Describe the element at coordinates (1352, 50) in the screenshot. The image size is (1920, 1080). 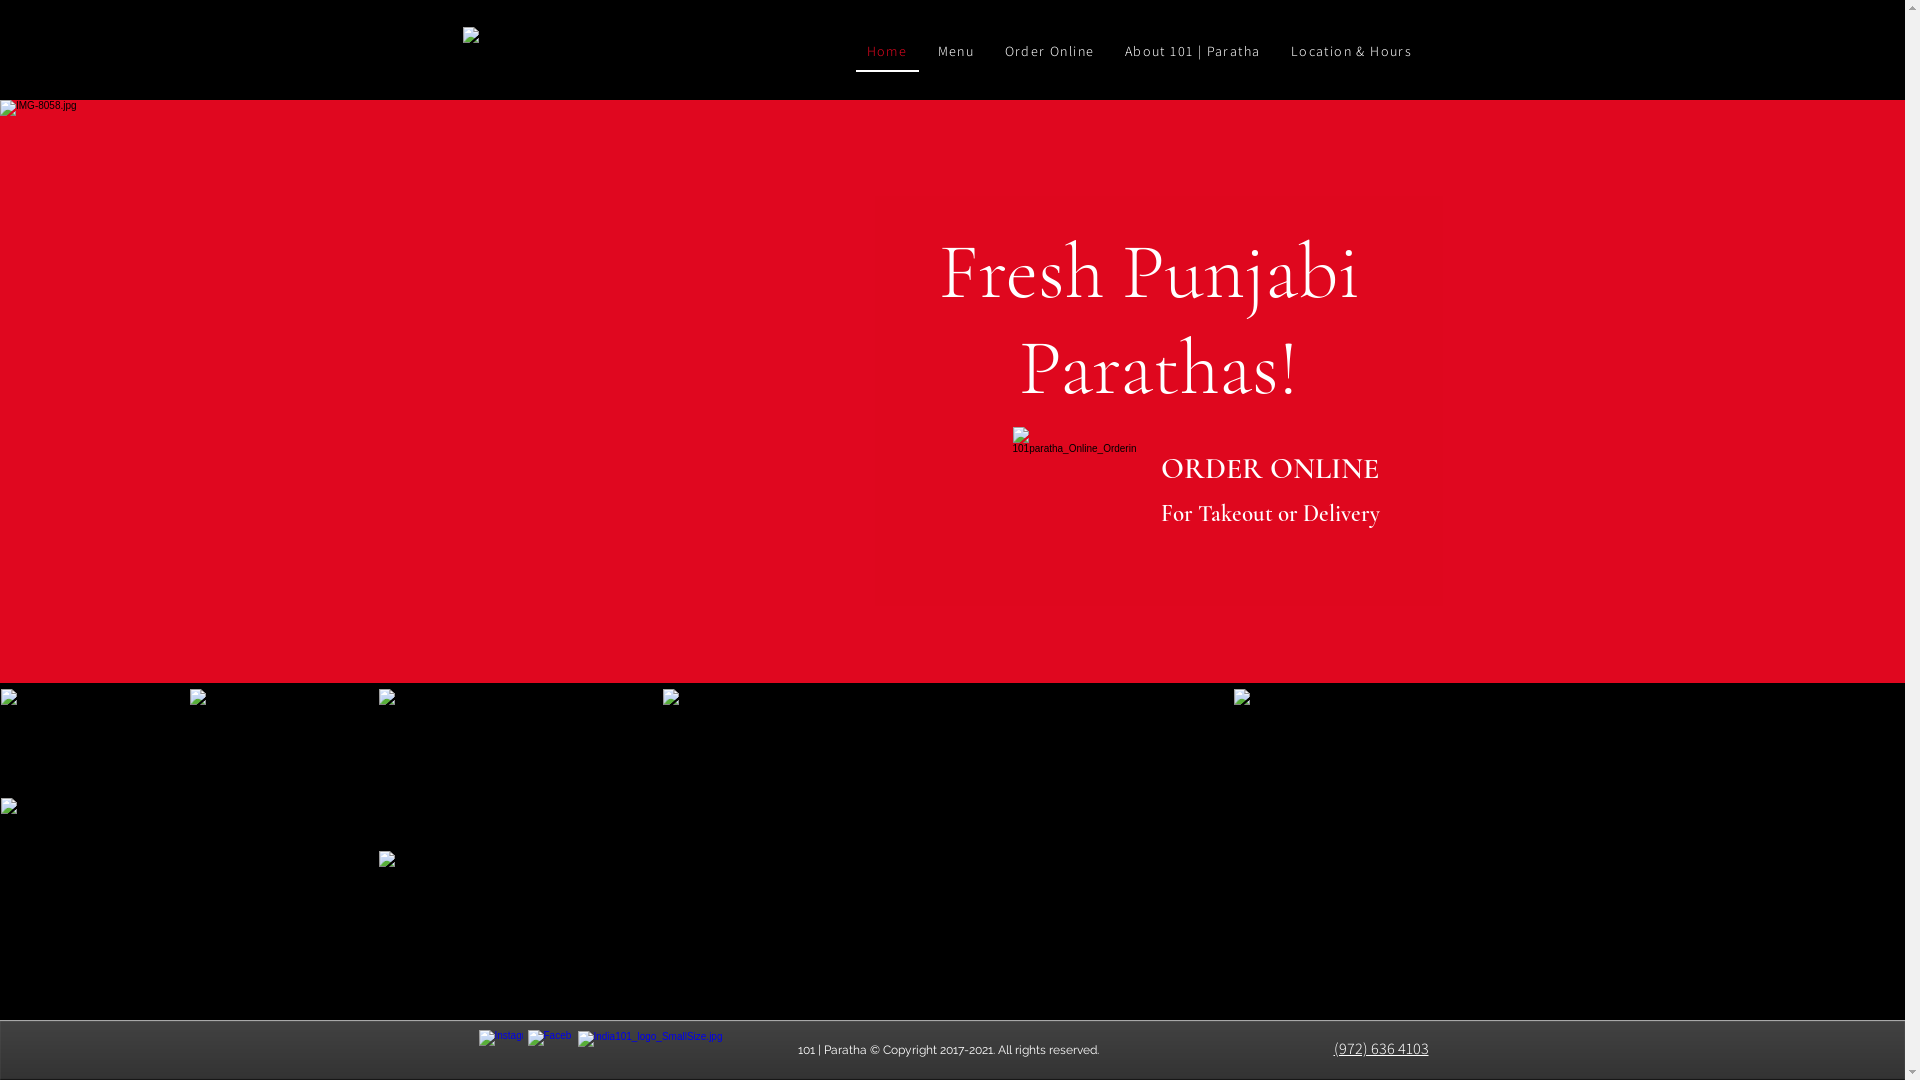
I see `'Location & Hours'` at that location.